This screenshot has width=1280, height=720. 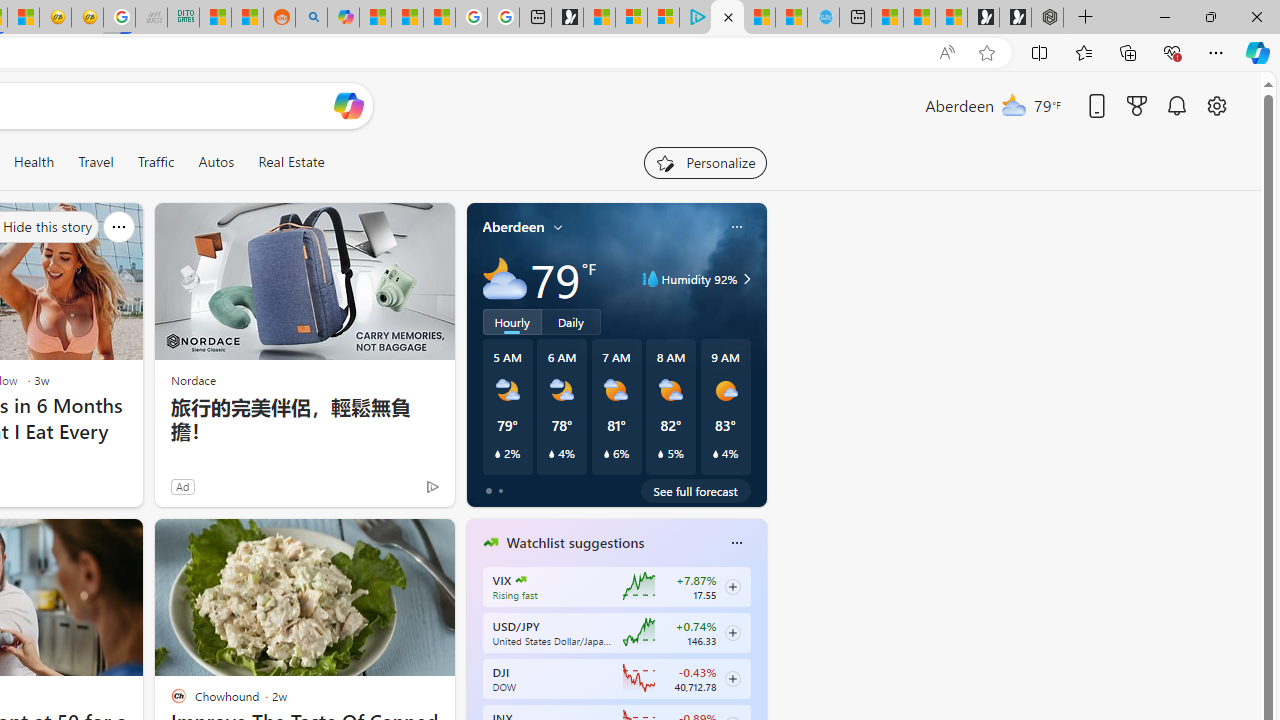 What do you see at coordinates (183, 17) in the screenshot?
I see `'DITOGAMES AG Imprint'` at bounding box center [183, 17].